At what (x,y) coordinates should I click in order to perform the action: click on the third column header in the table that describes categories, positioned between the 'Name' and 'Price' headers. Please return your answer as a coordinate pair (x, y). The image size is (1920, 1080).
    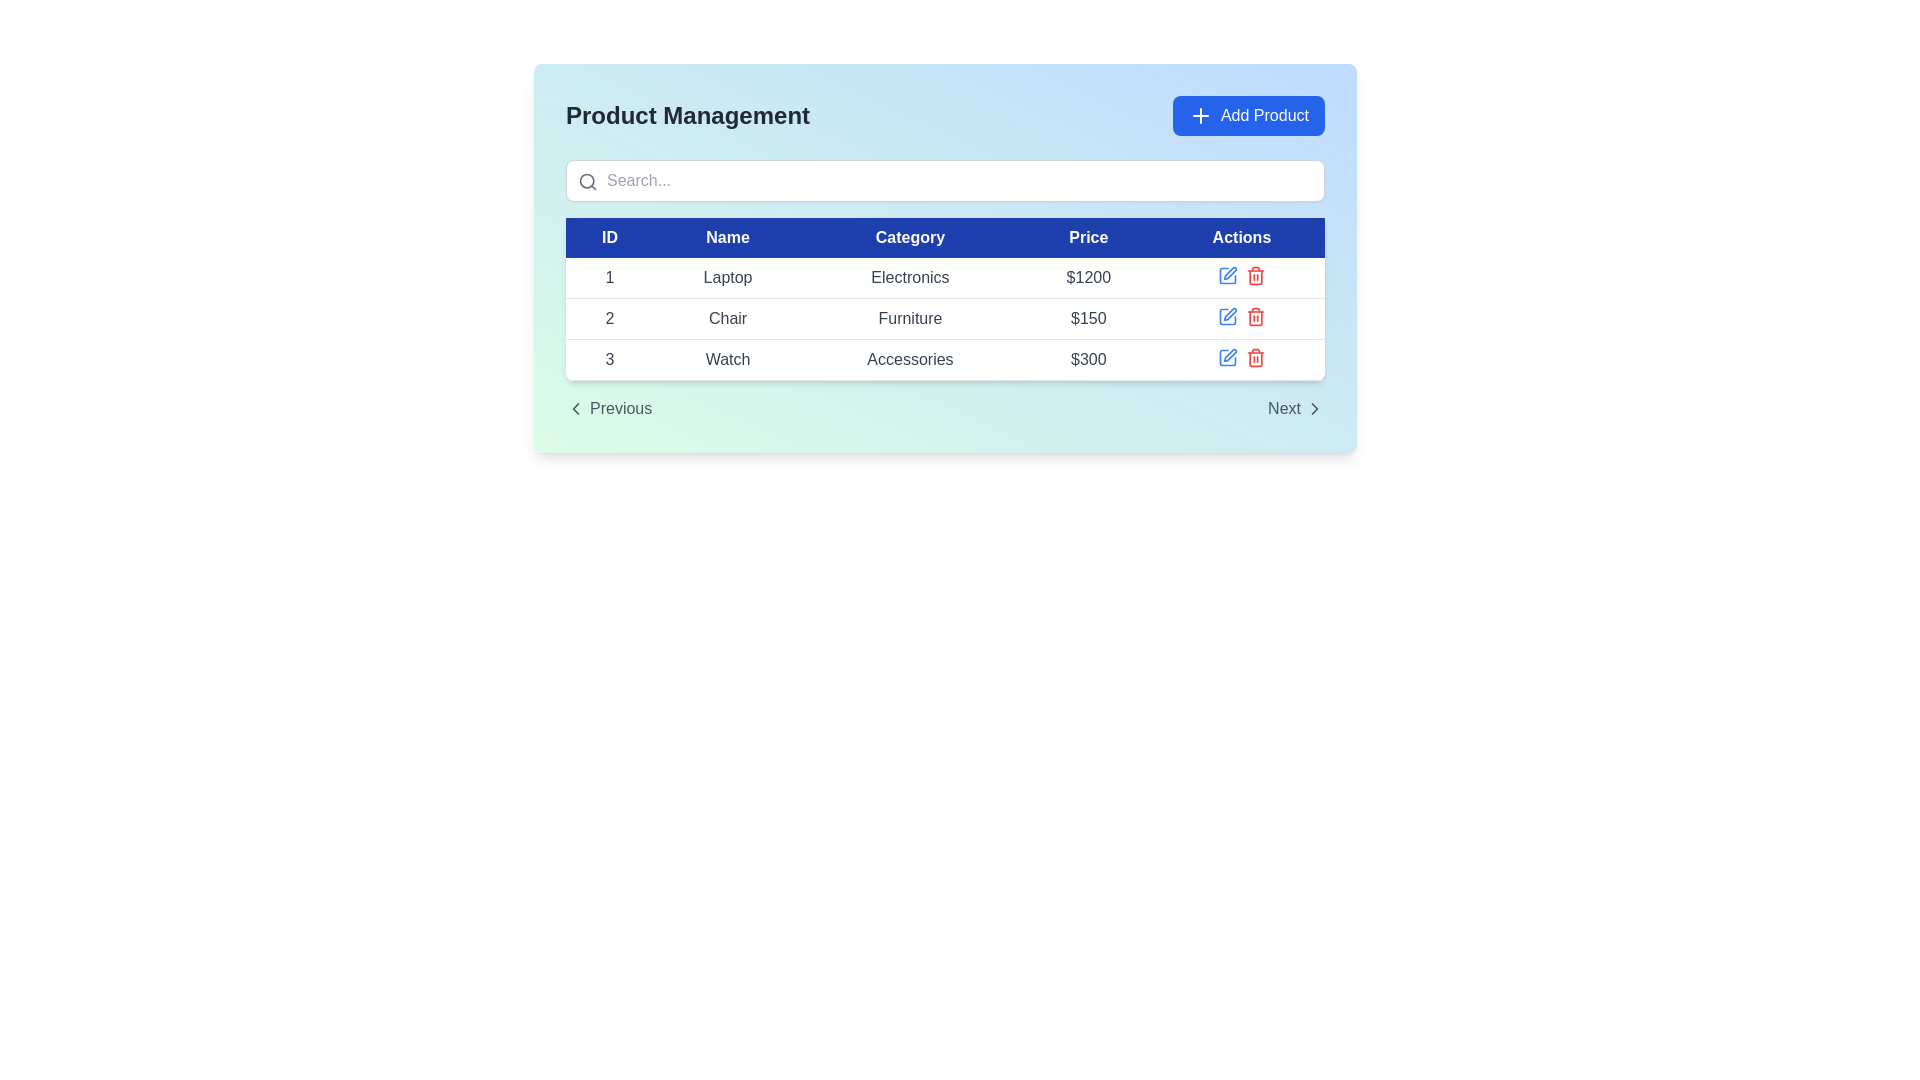
    Looking at the image, I should click on (909, 237).